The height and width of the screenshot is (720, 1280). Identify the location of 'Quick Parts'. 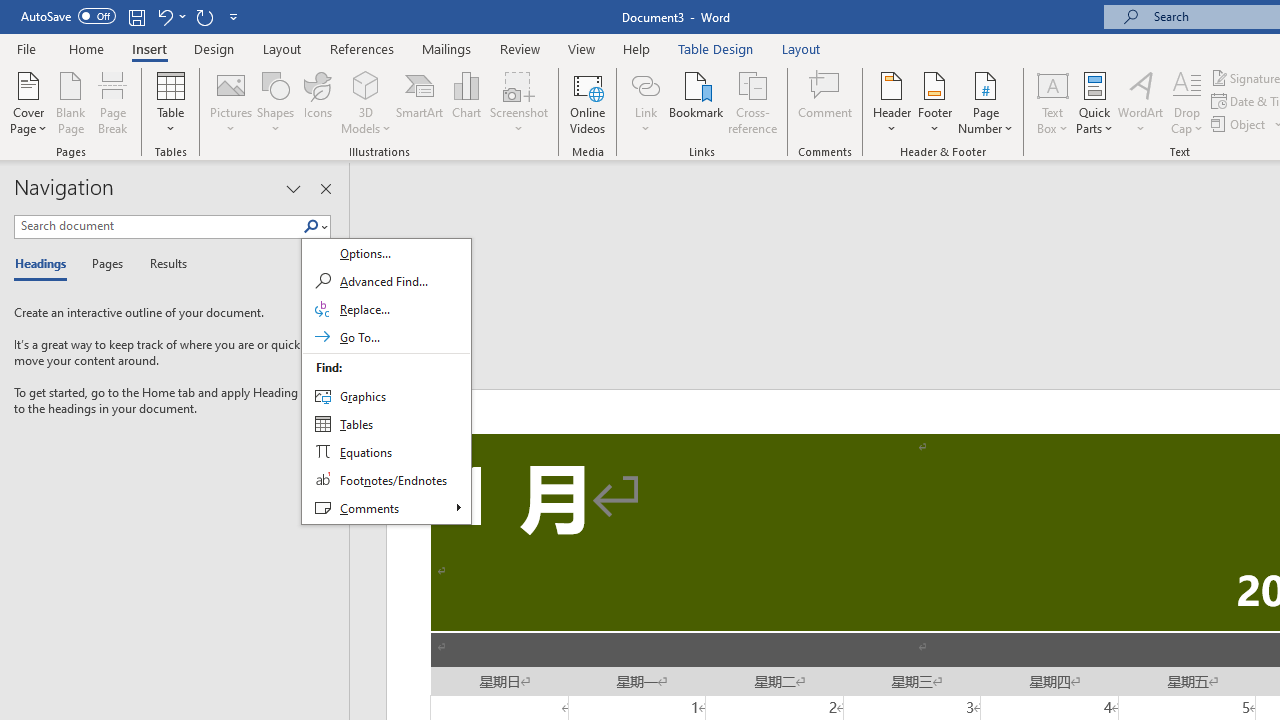
(1094, 103).